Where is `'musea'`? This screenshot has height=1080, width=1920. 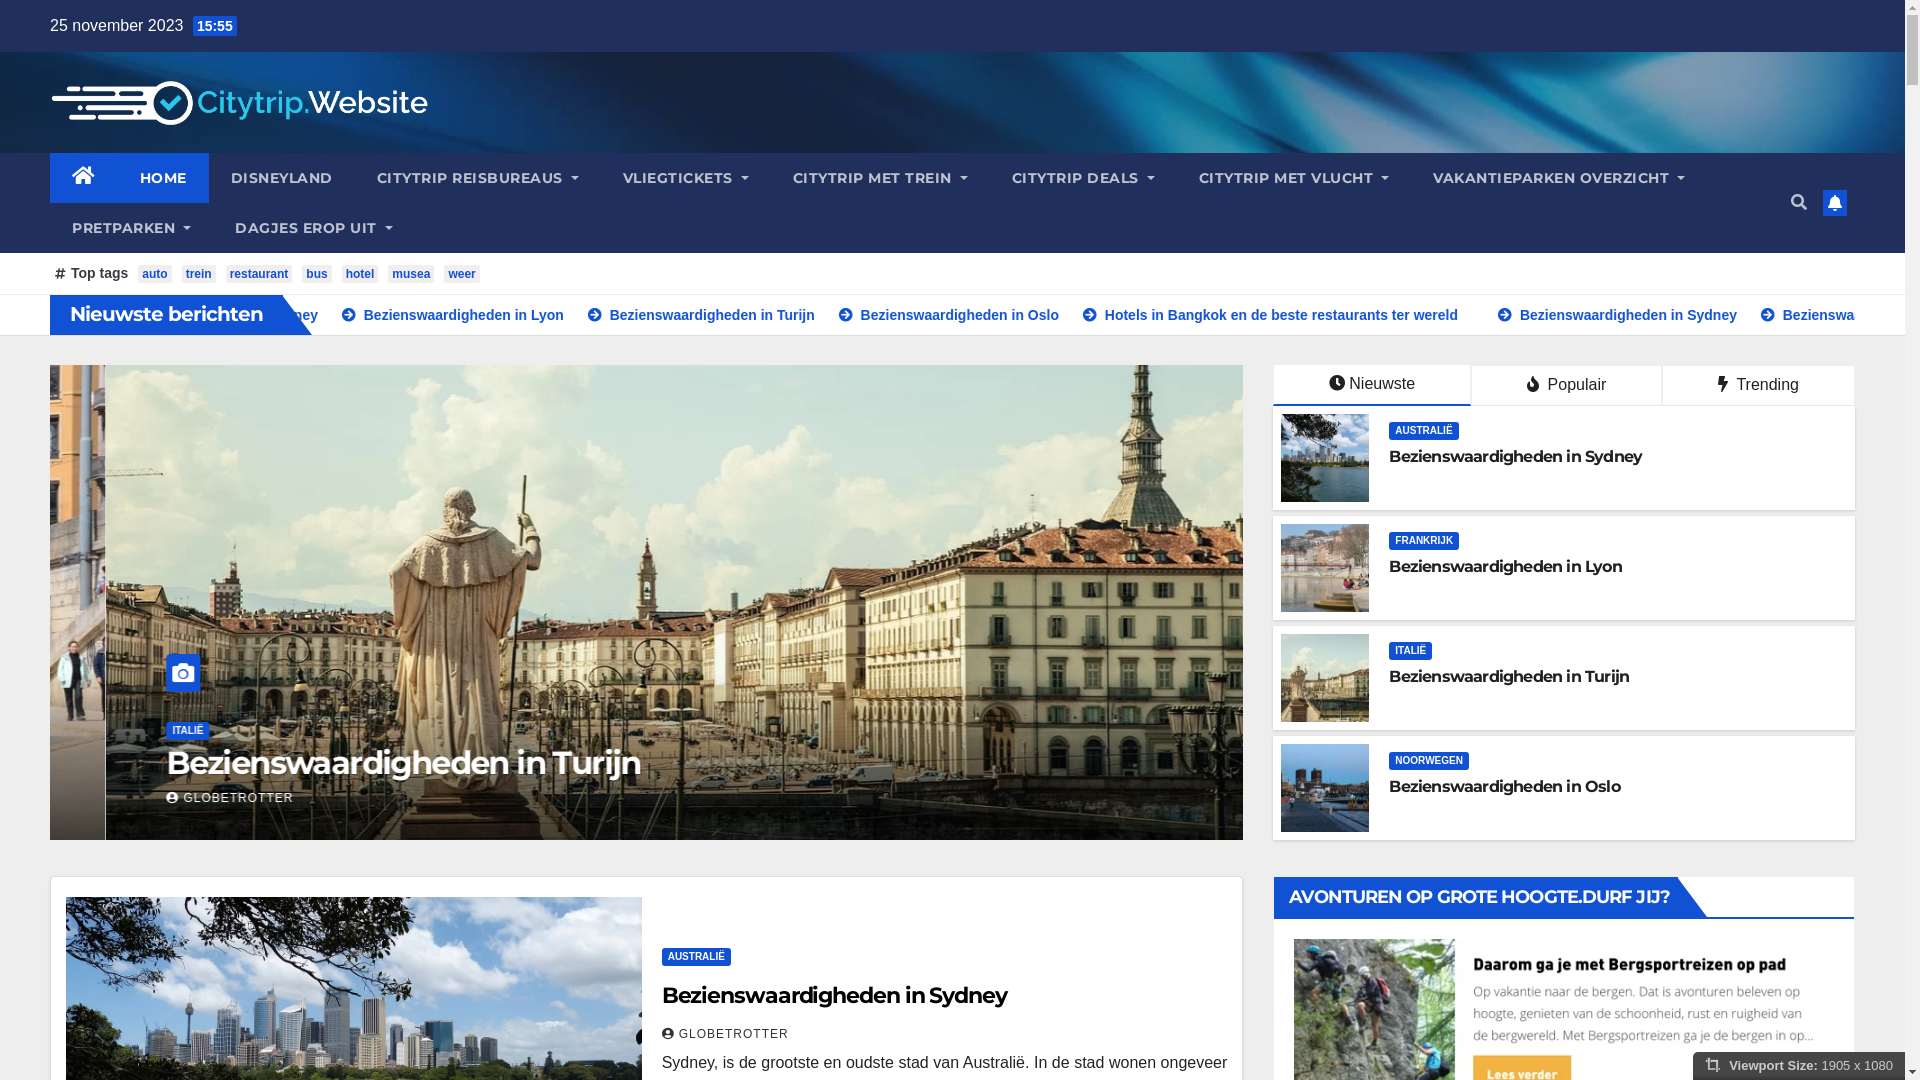 'musea' is located at coordinates (388, 273).